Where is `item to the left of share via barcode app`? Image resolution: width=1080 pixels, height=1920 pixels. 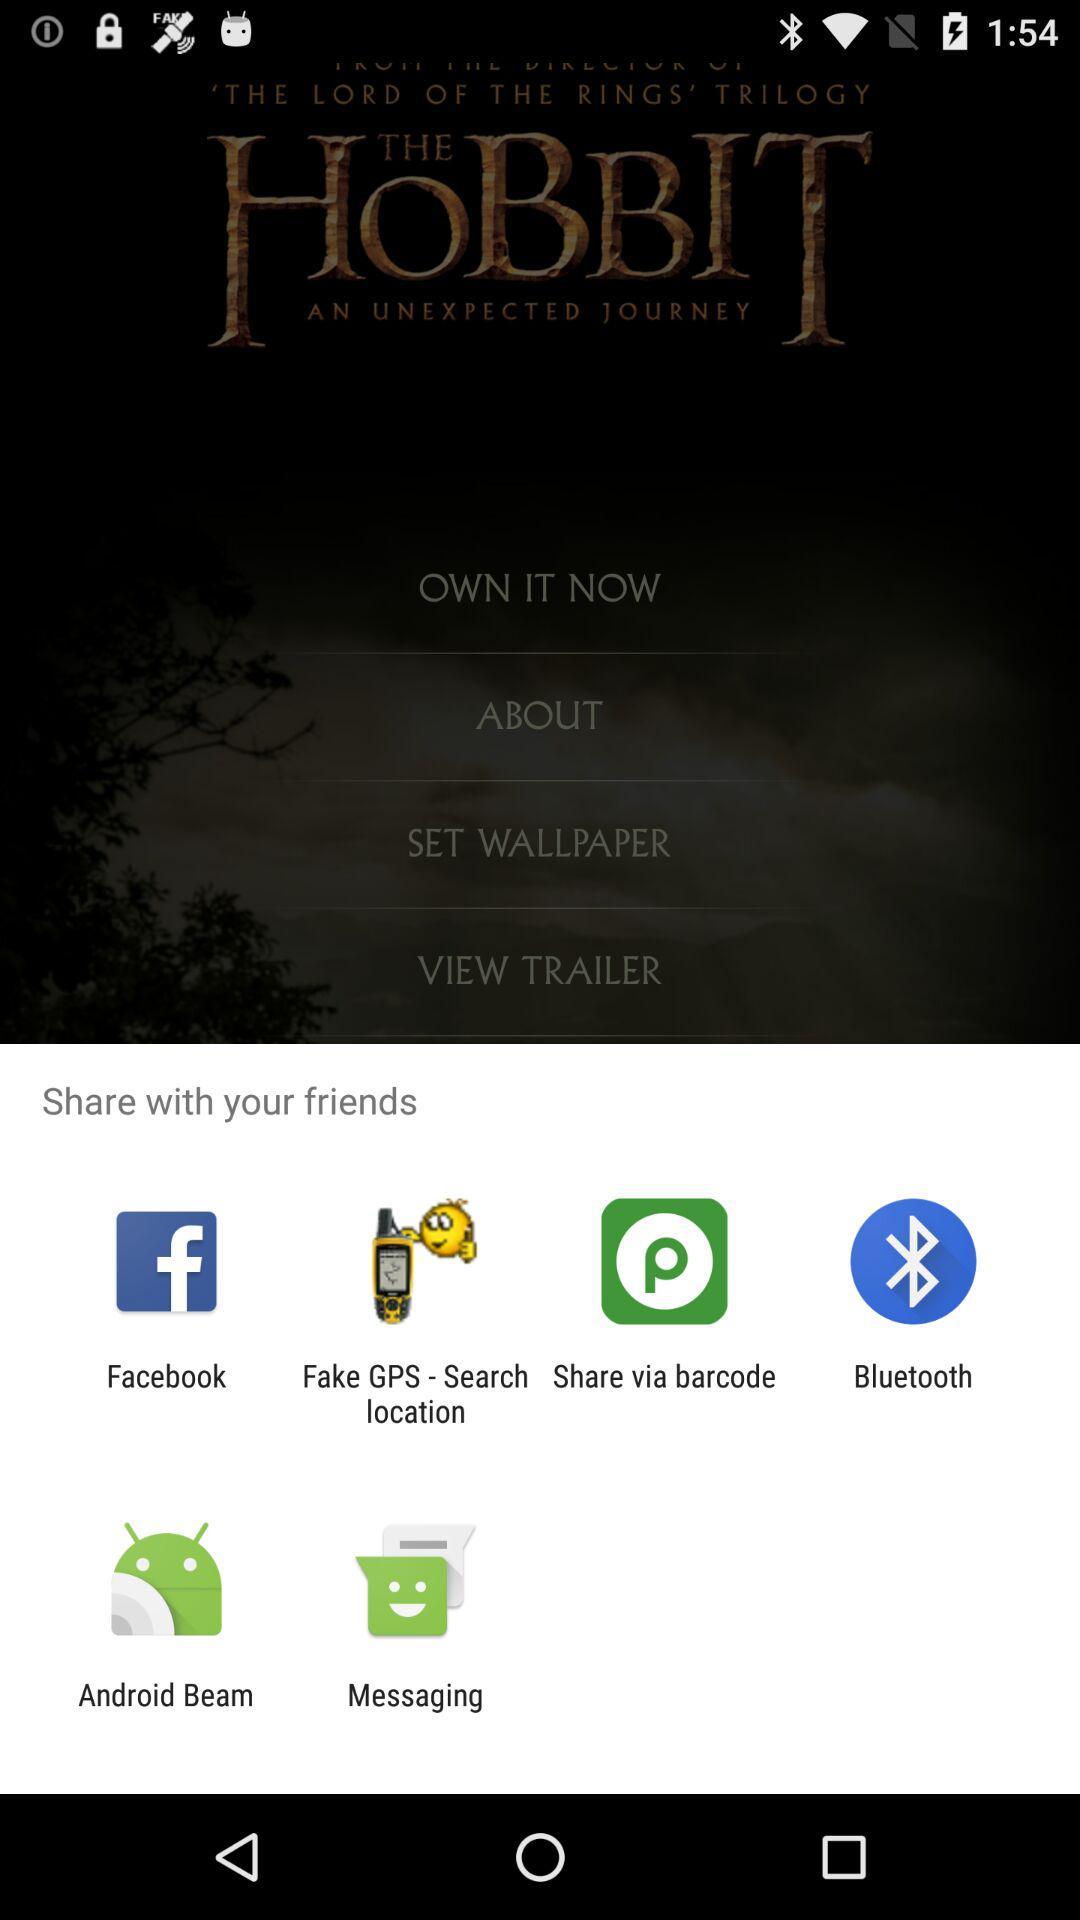 item to the left of share via barcode app is located at coordinates (414, 1392).